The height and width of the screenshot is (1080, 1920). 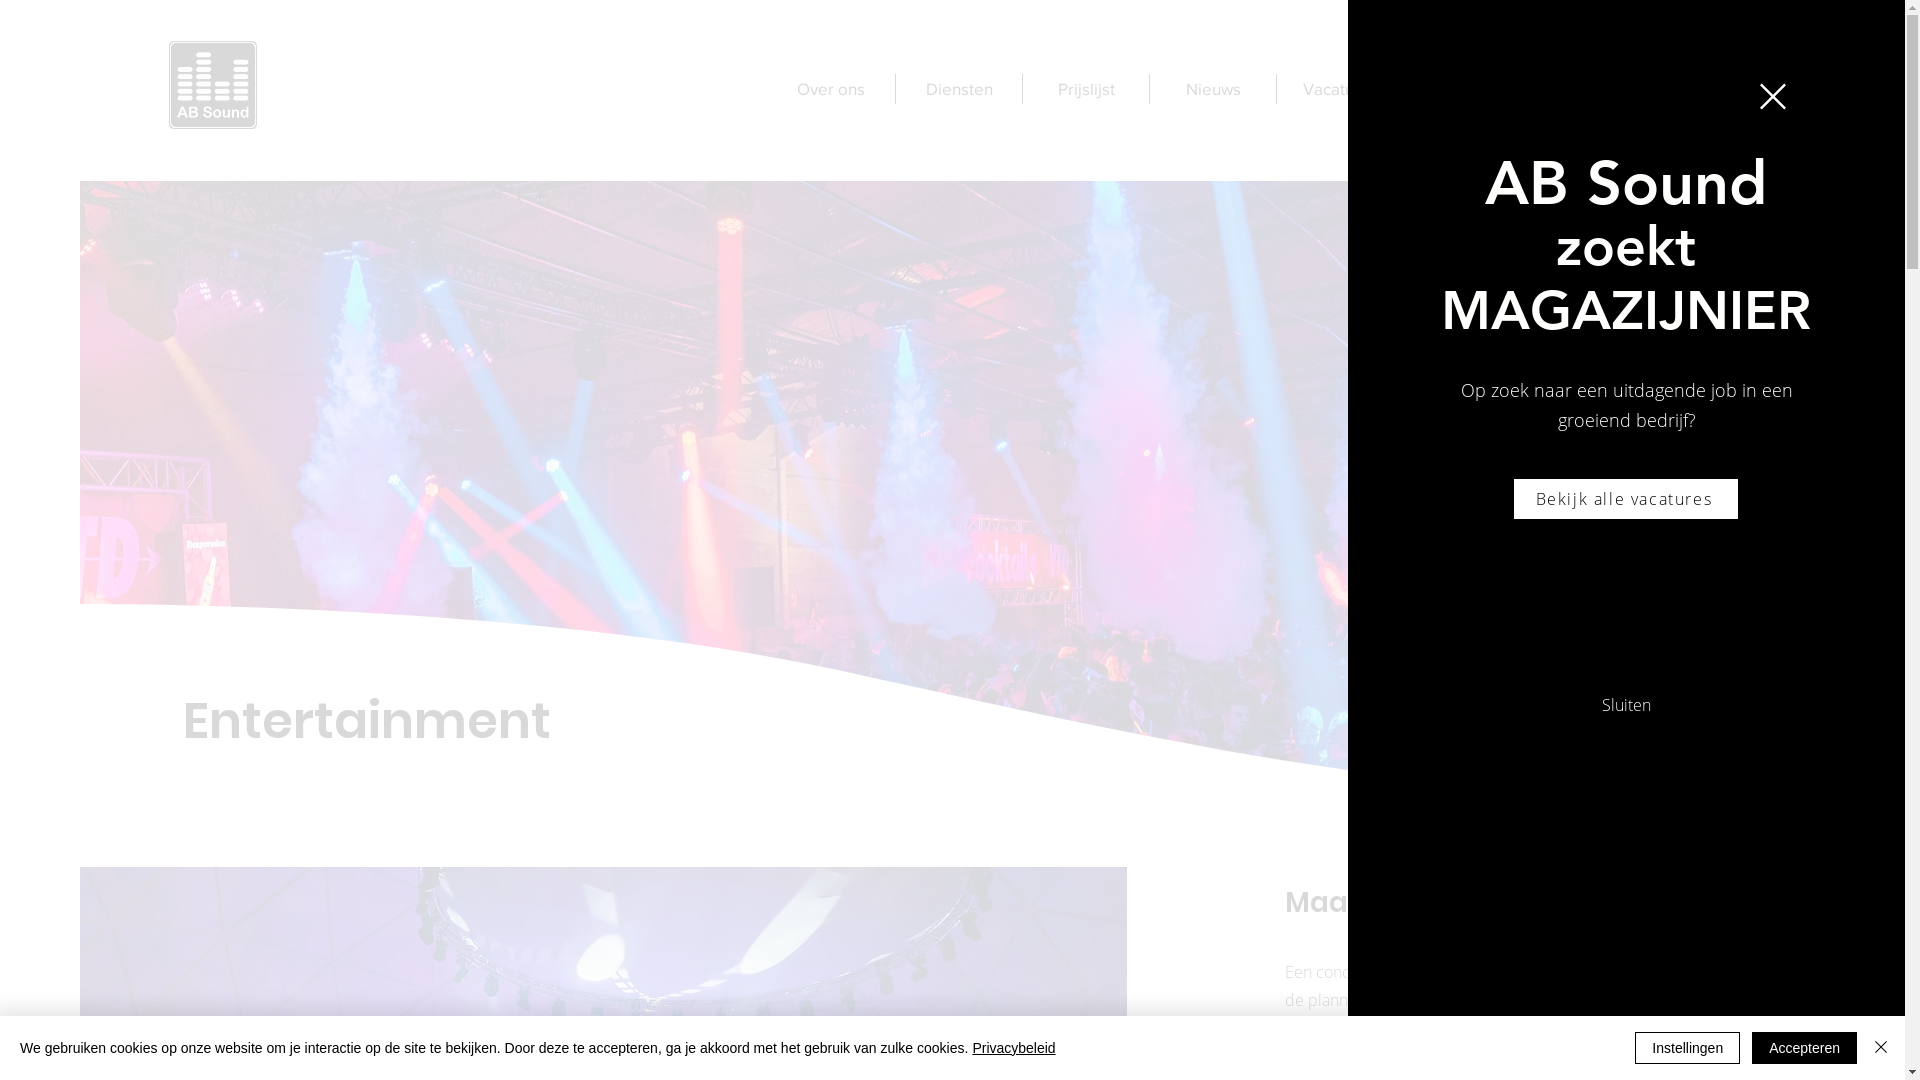 What do you see at coordinates (1804, 1047) in the screenshot?
I see `'Accepteren'` at bounding box center [1804, 1047].